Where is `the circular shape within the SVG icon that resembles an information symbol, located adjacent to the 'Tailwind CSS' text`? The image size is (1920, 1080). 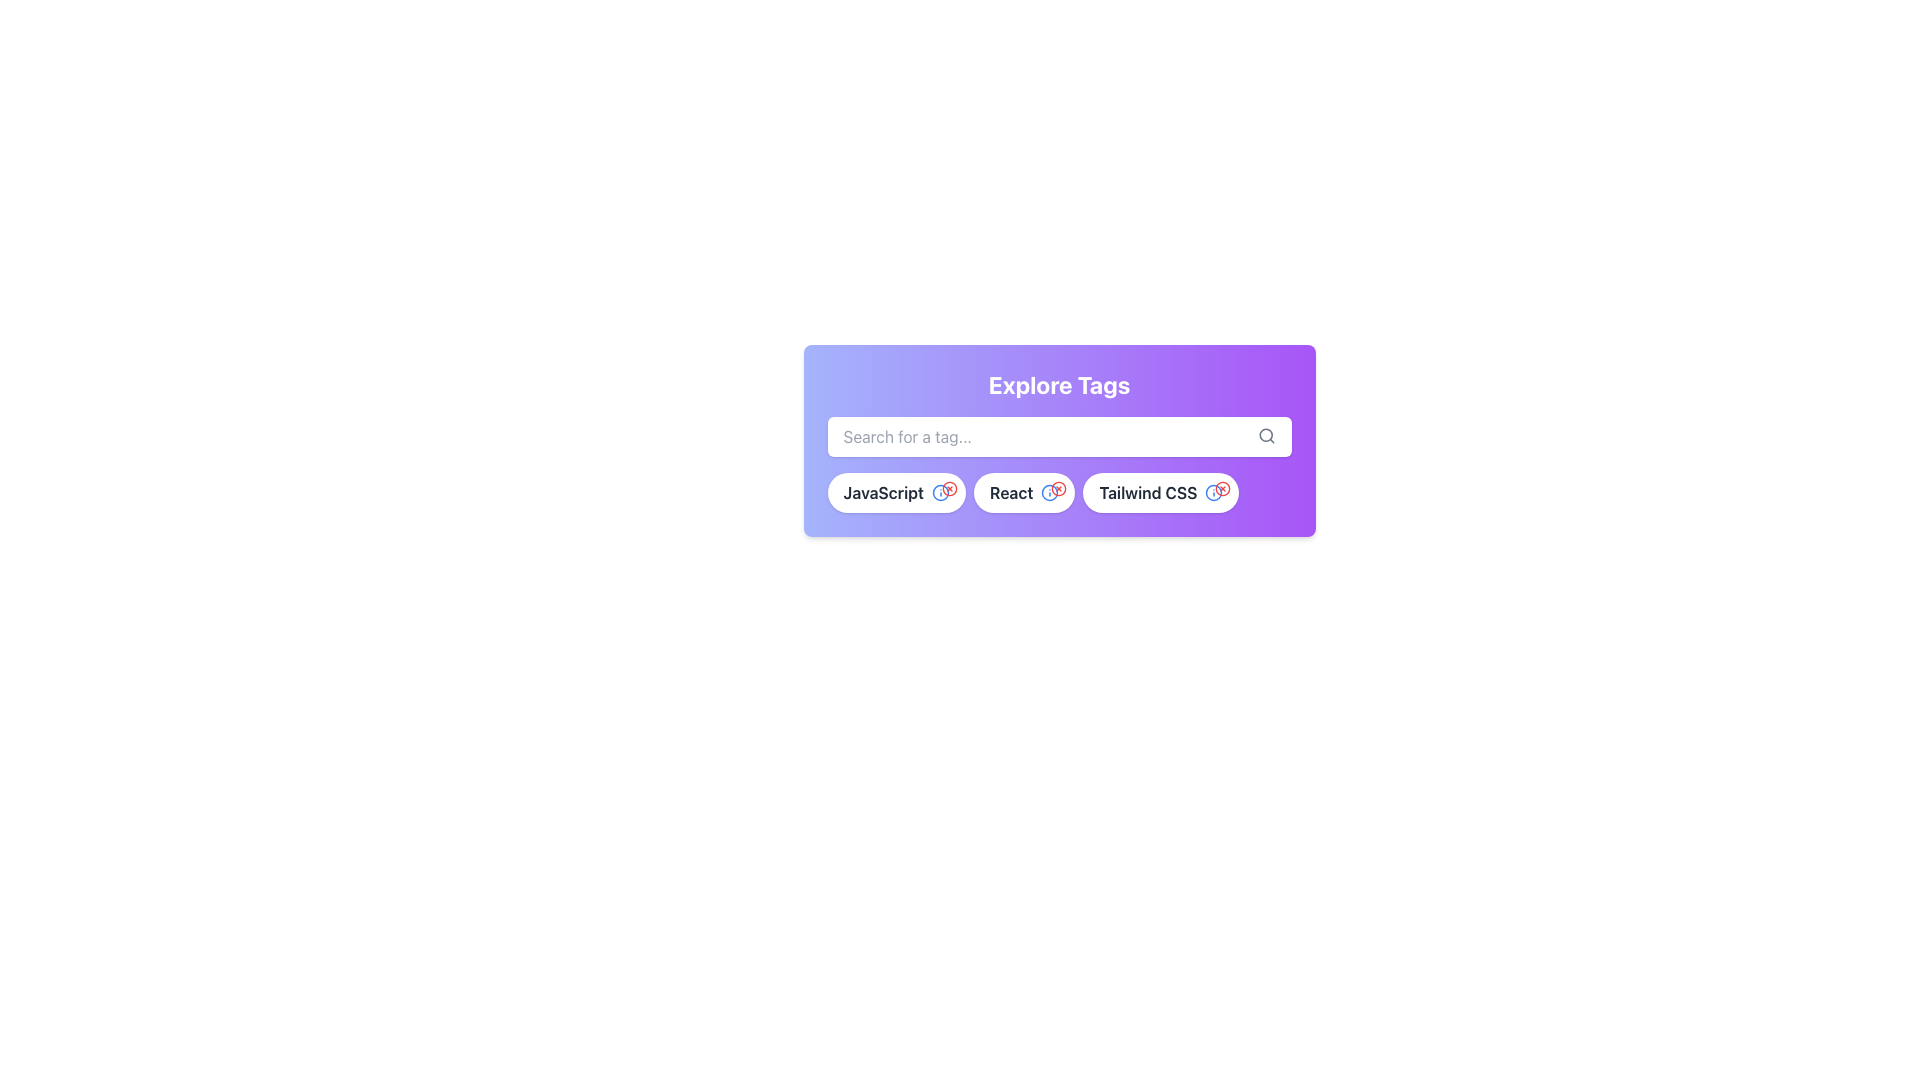 the circular shape within the SVG icon that resembles an information symbol, located adjacent to the 'Tailwind CSS' text is located at coordinates (1213, 493).